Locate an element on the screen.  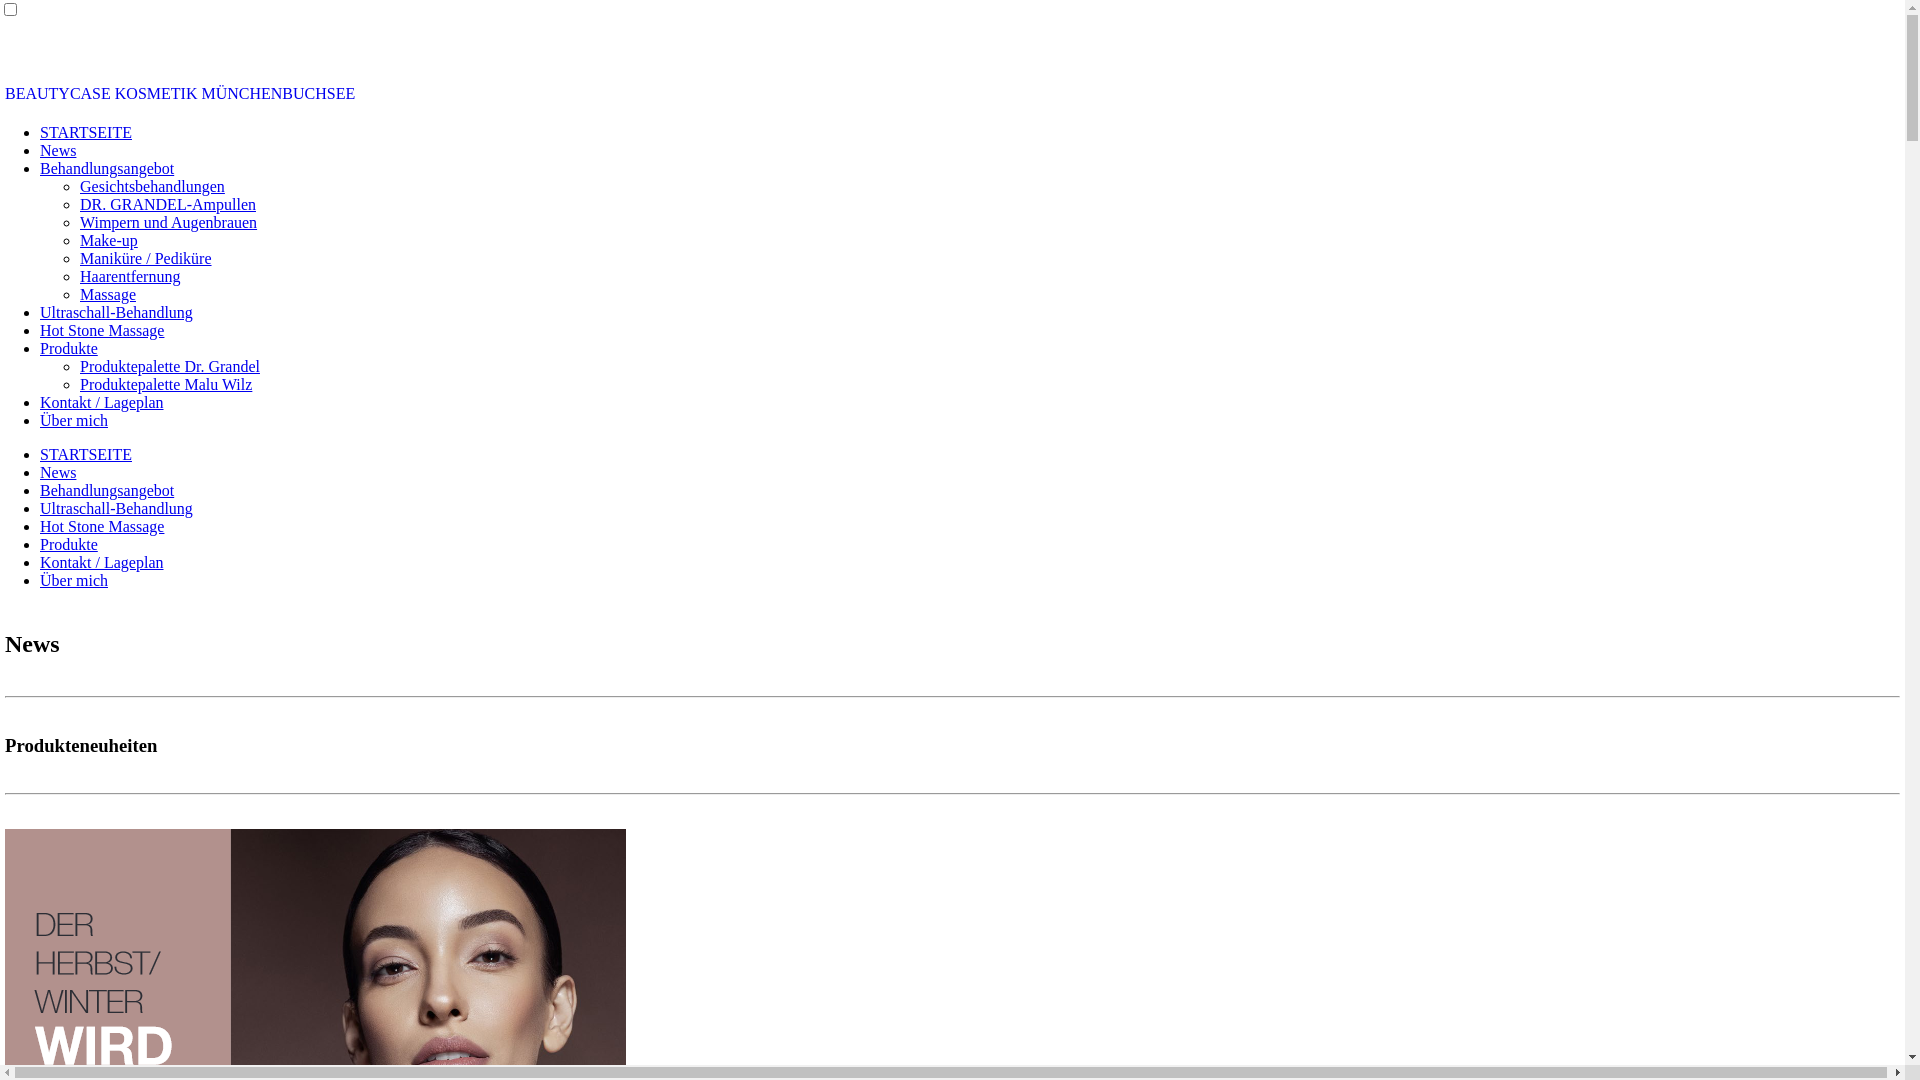
'Ultraschall-Behandlung' is located at coordinates (39, 507).